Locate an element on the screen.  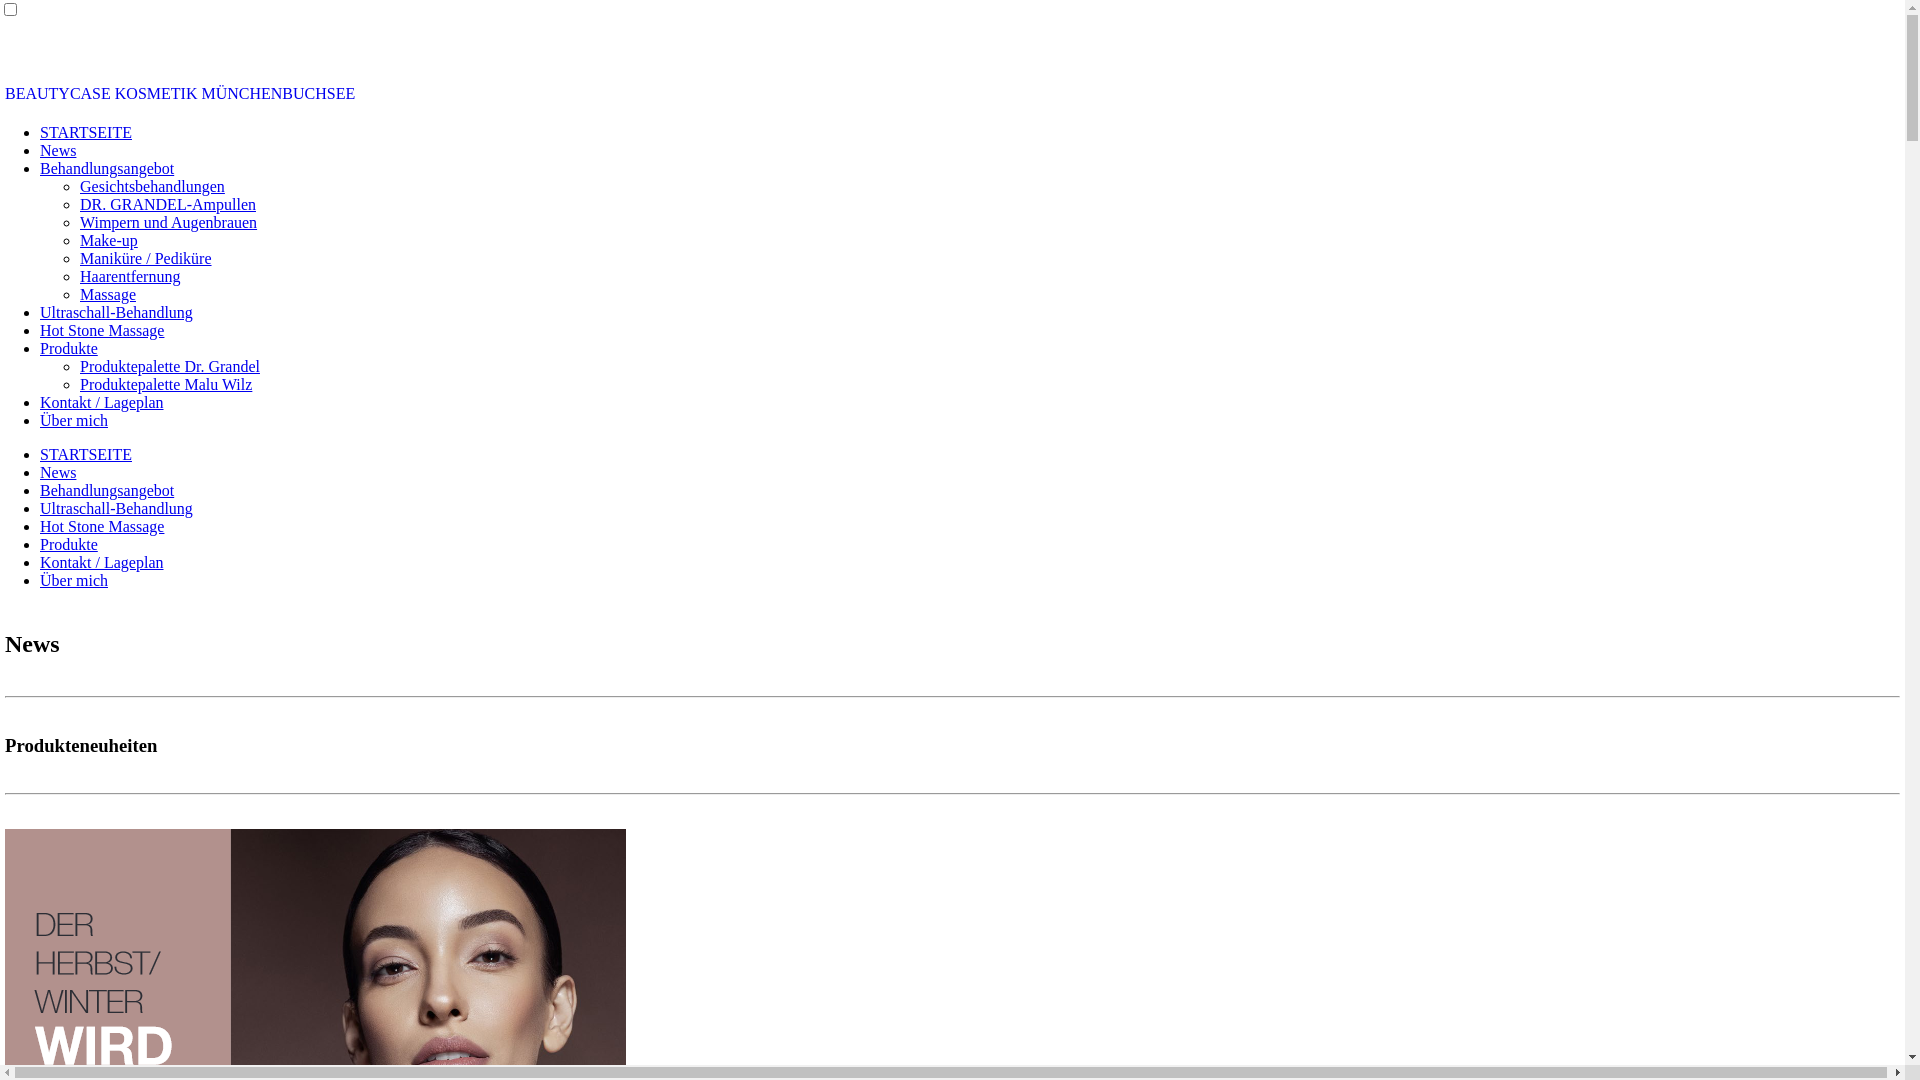
'Ultraschall-Behandlung' is located at coordinates (39, 507).